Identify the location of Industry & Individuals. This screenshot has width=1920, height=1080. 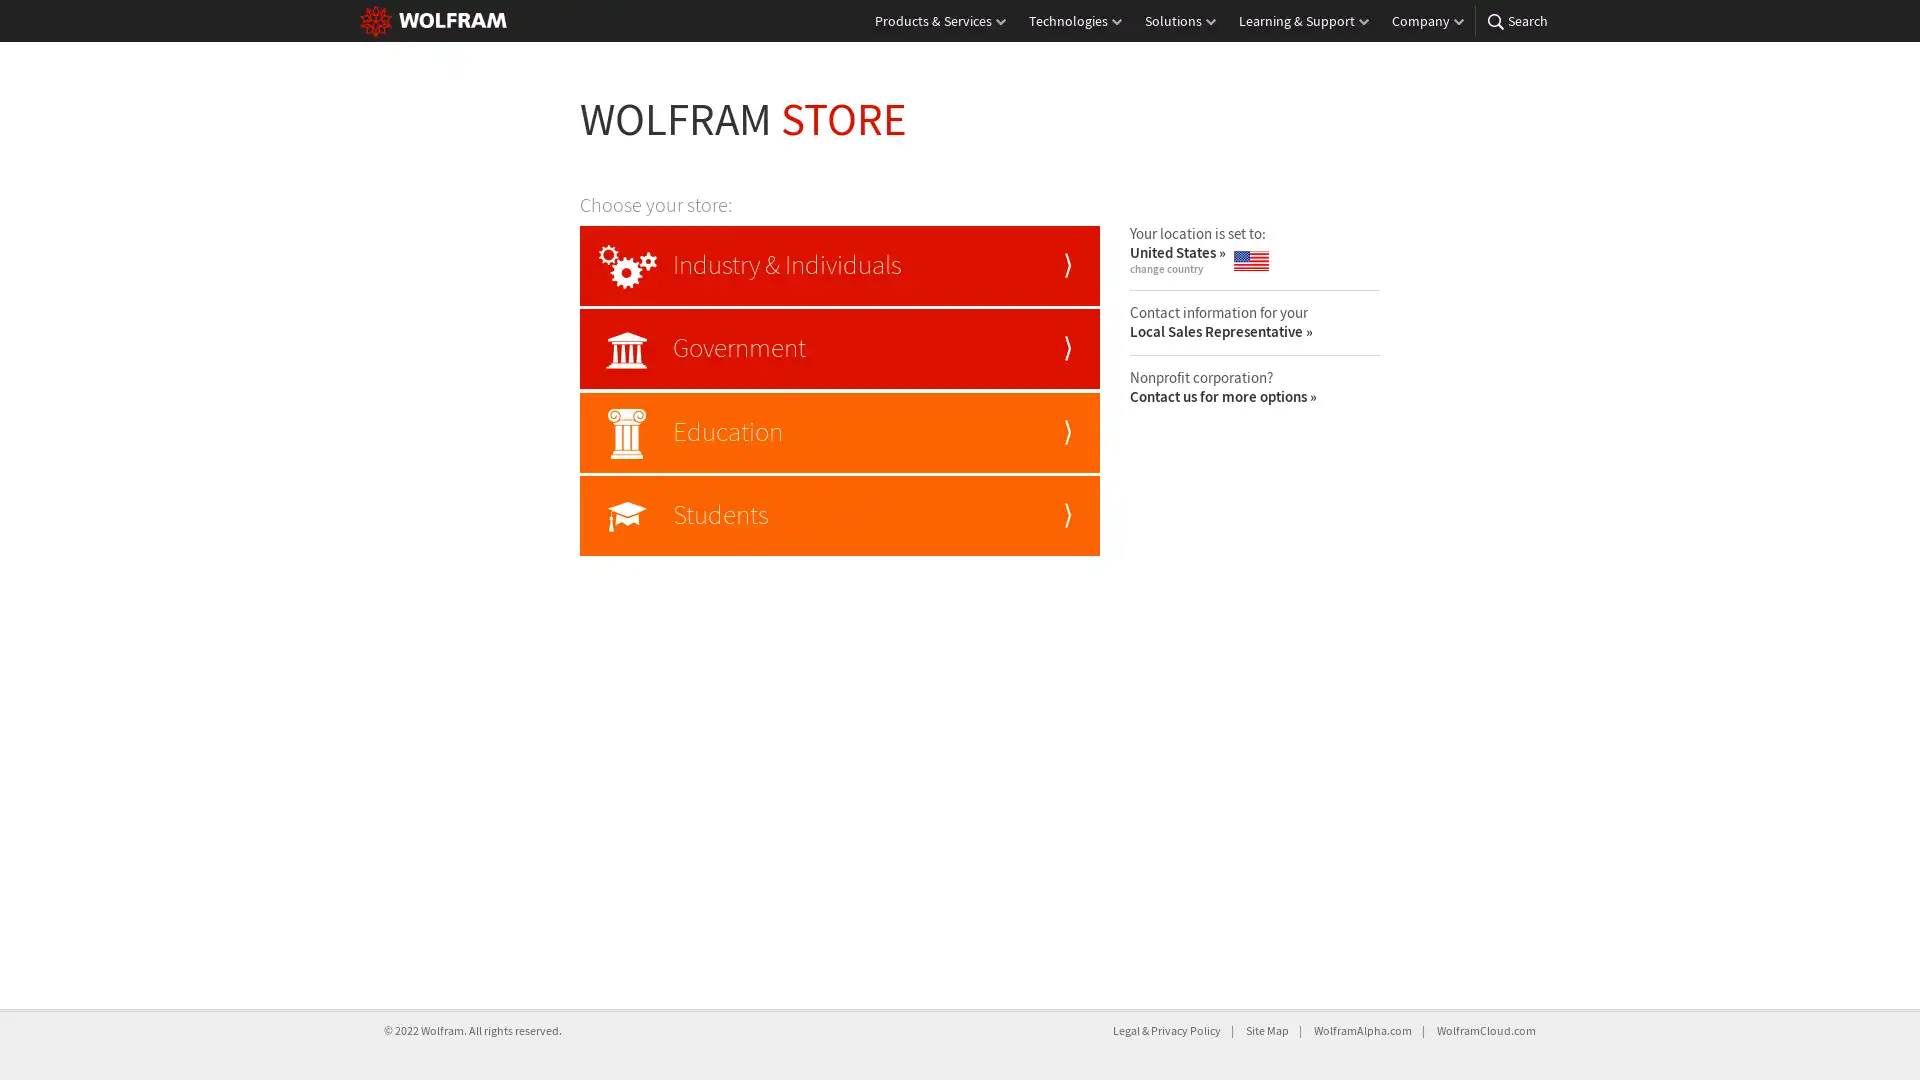
(840, 264).